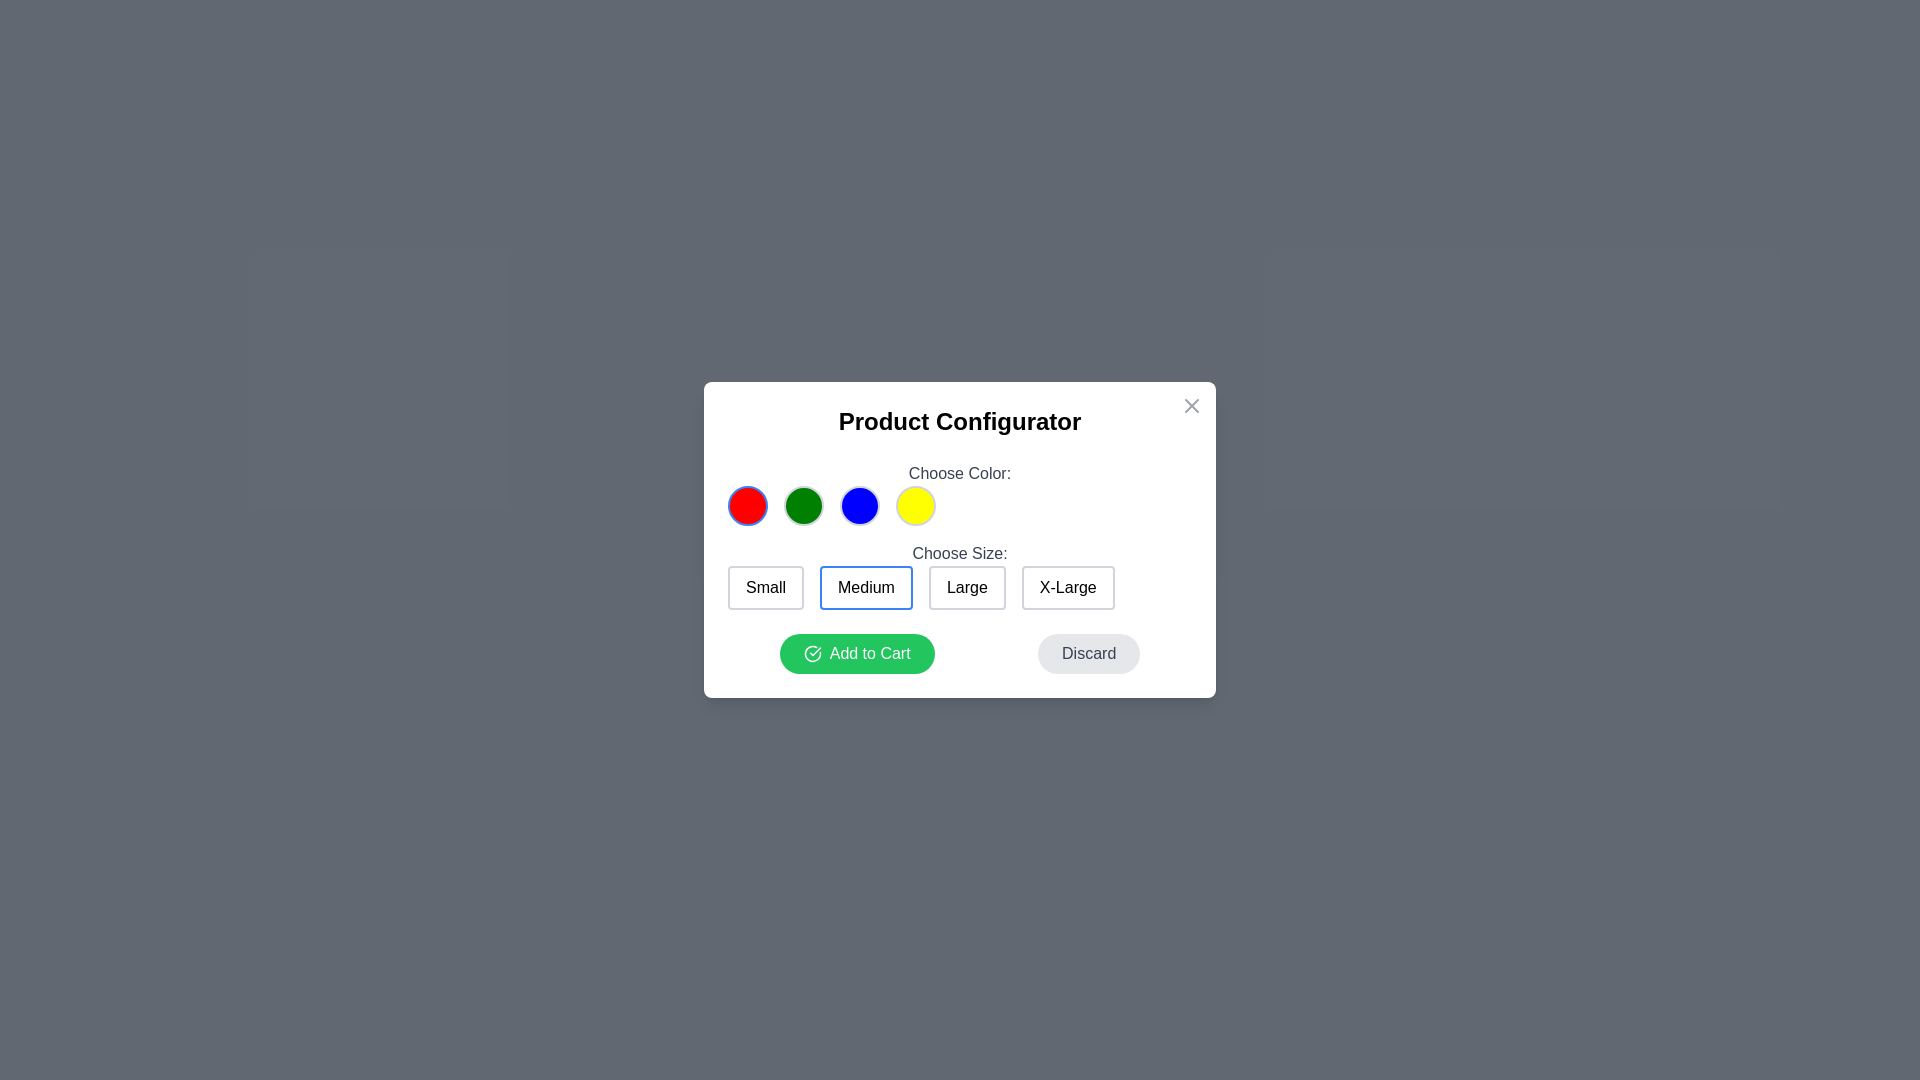  I want to click on the 'Add to Cart' button, which is a green rounded rectangular button with a white checkmark icon and 'Add to Cart' text, located in the 'Product Configurator' dialog interface, so click(857, 654).